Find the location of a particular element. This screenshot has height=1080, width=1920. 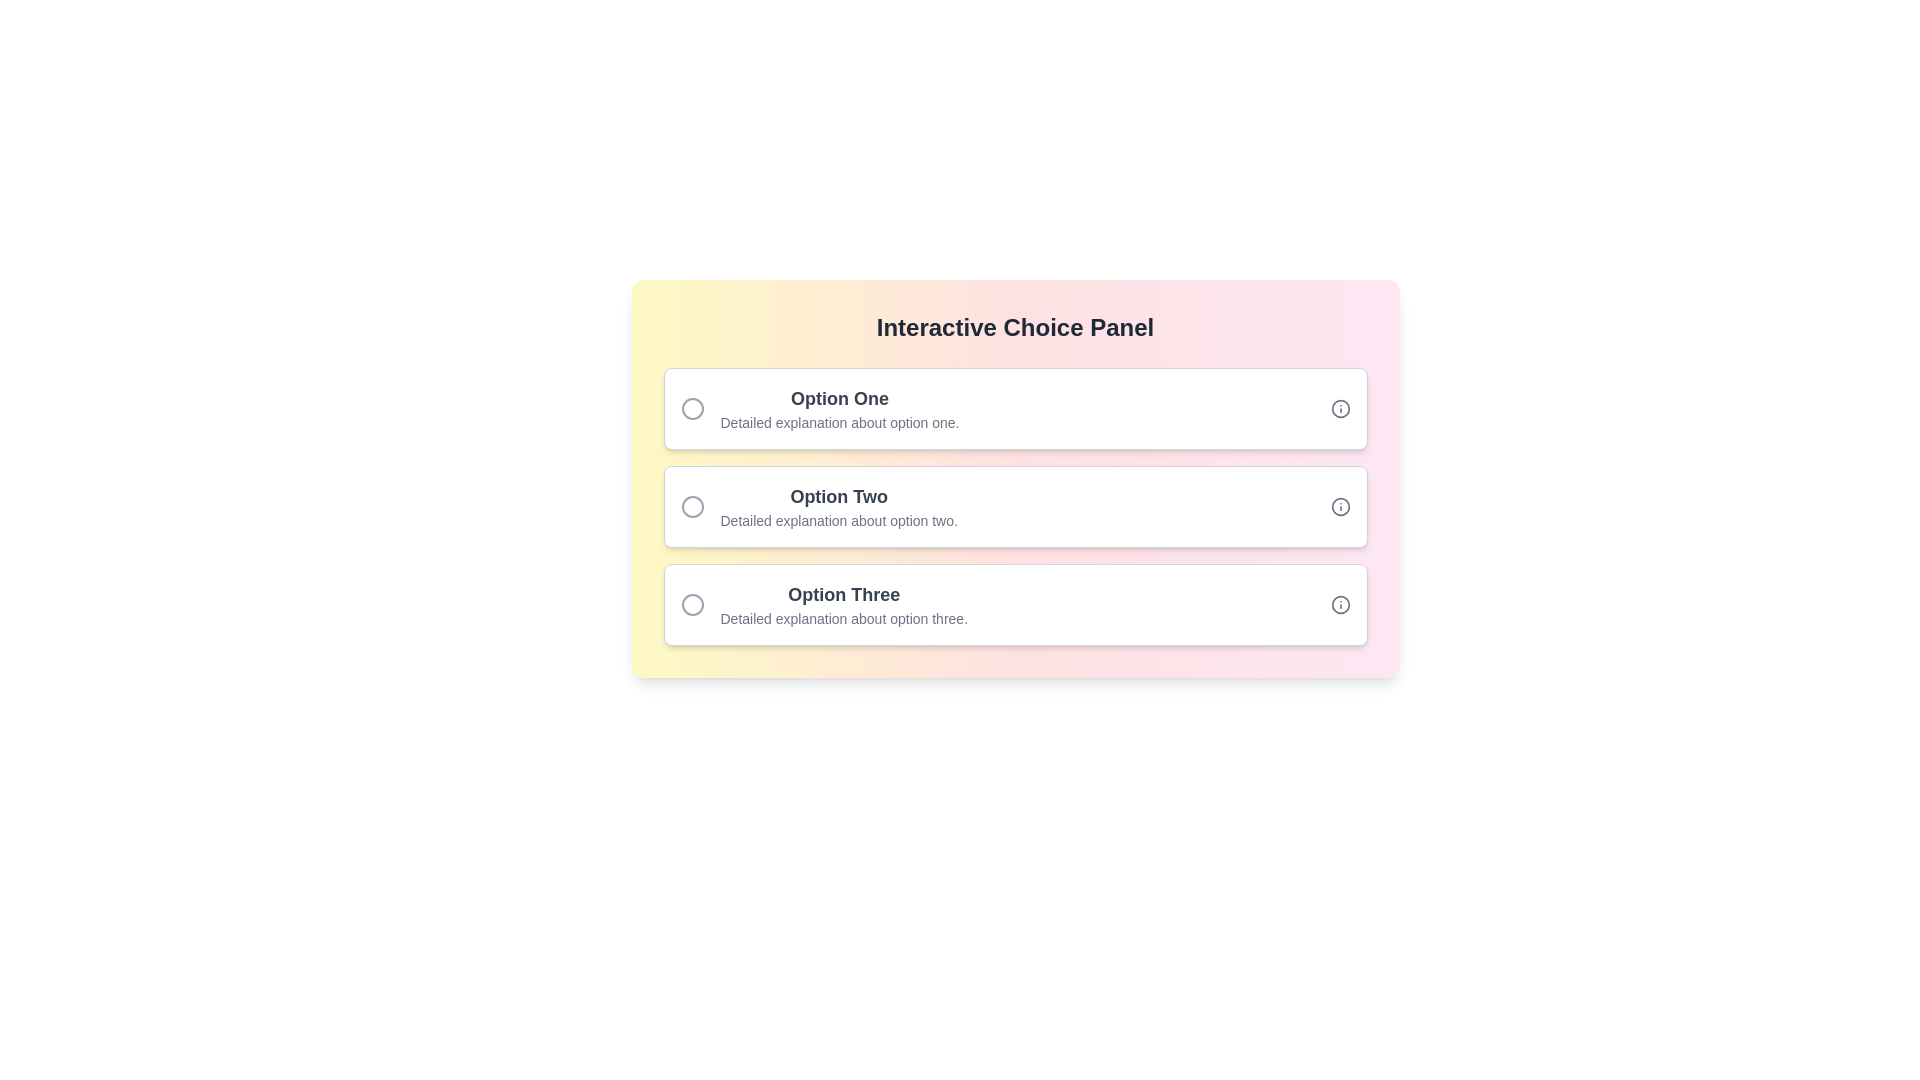

the gray circular icon adjacent to the 'Option One' text label in the first selection row is located at coordinates (1340, 407).